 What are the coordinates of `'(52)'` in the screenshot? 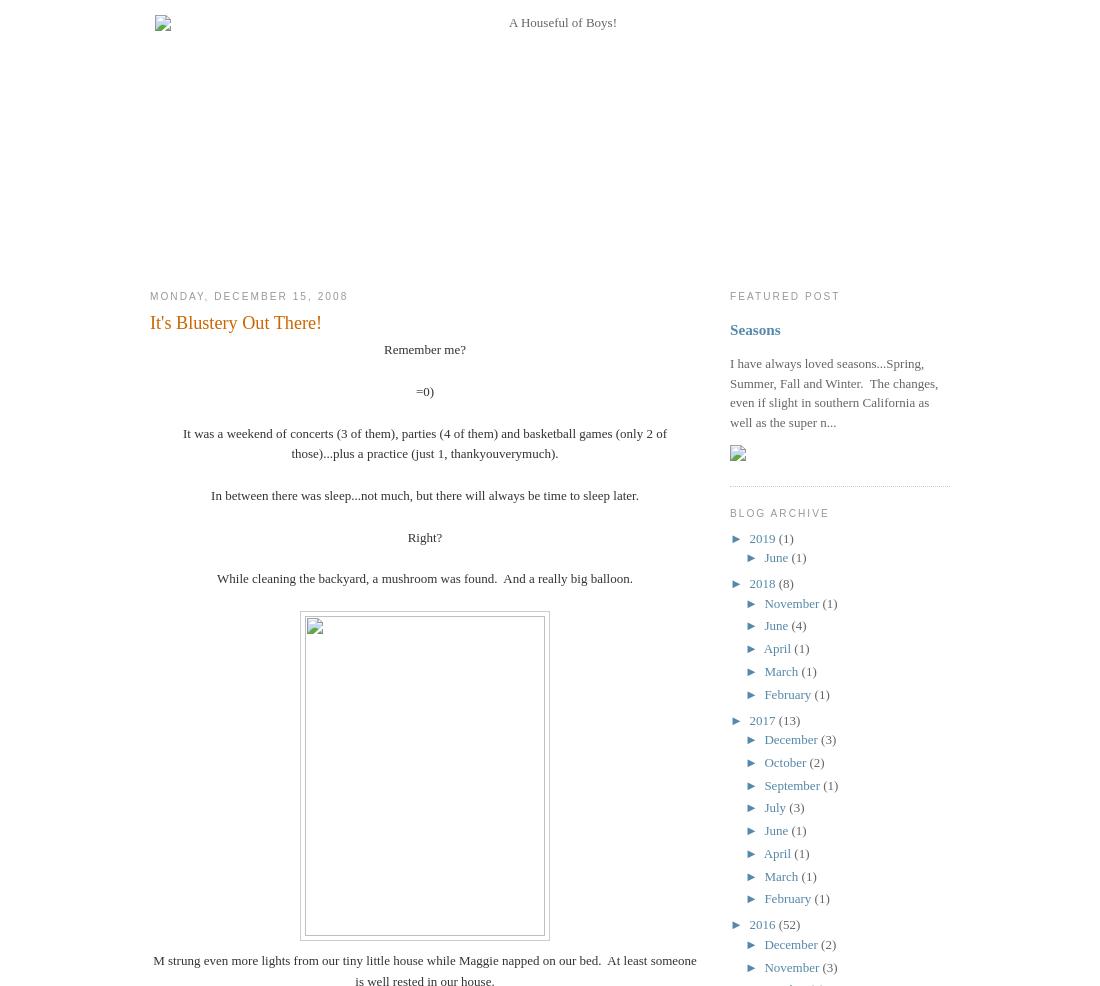 It's located at (789, 924).